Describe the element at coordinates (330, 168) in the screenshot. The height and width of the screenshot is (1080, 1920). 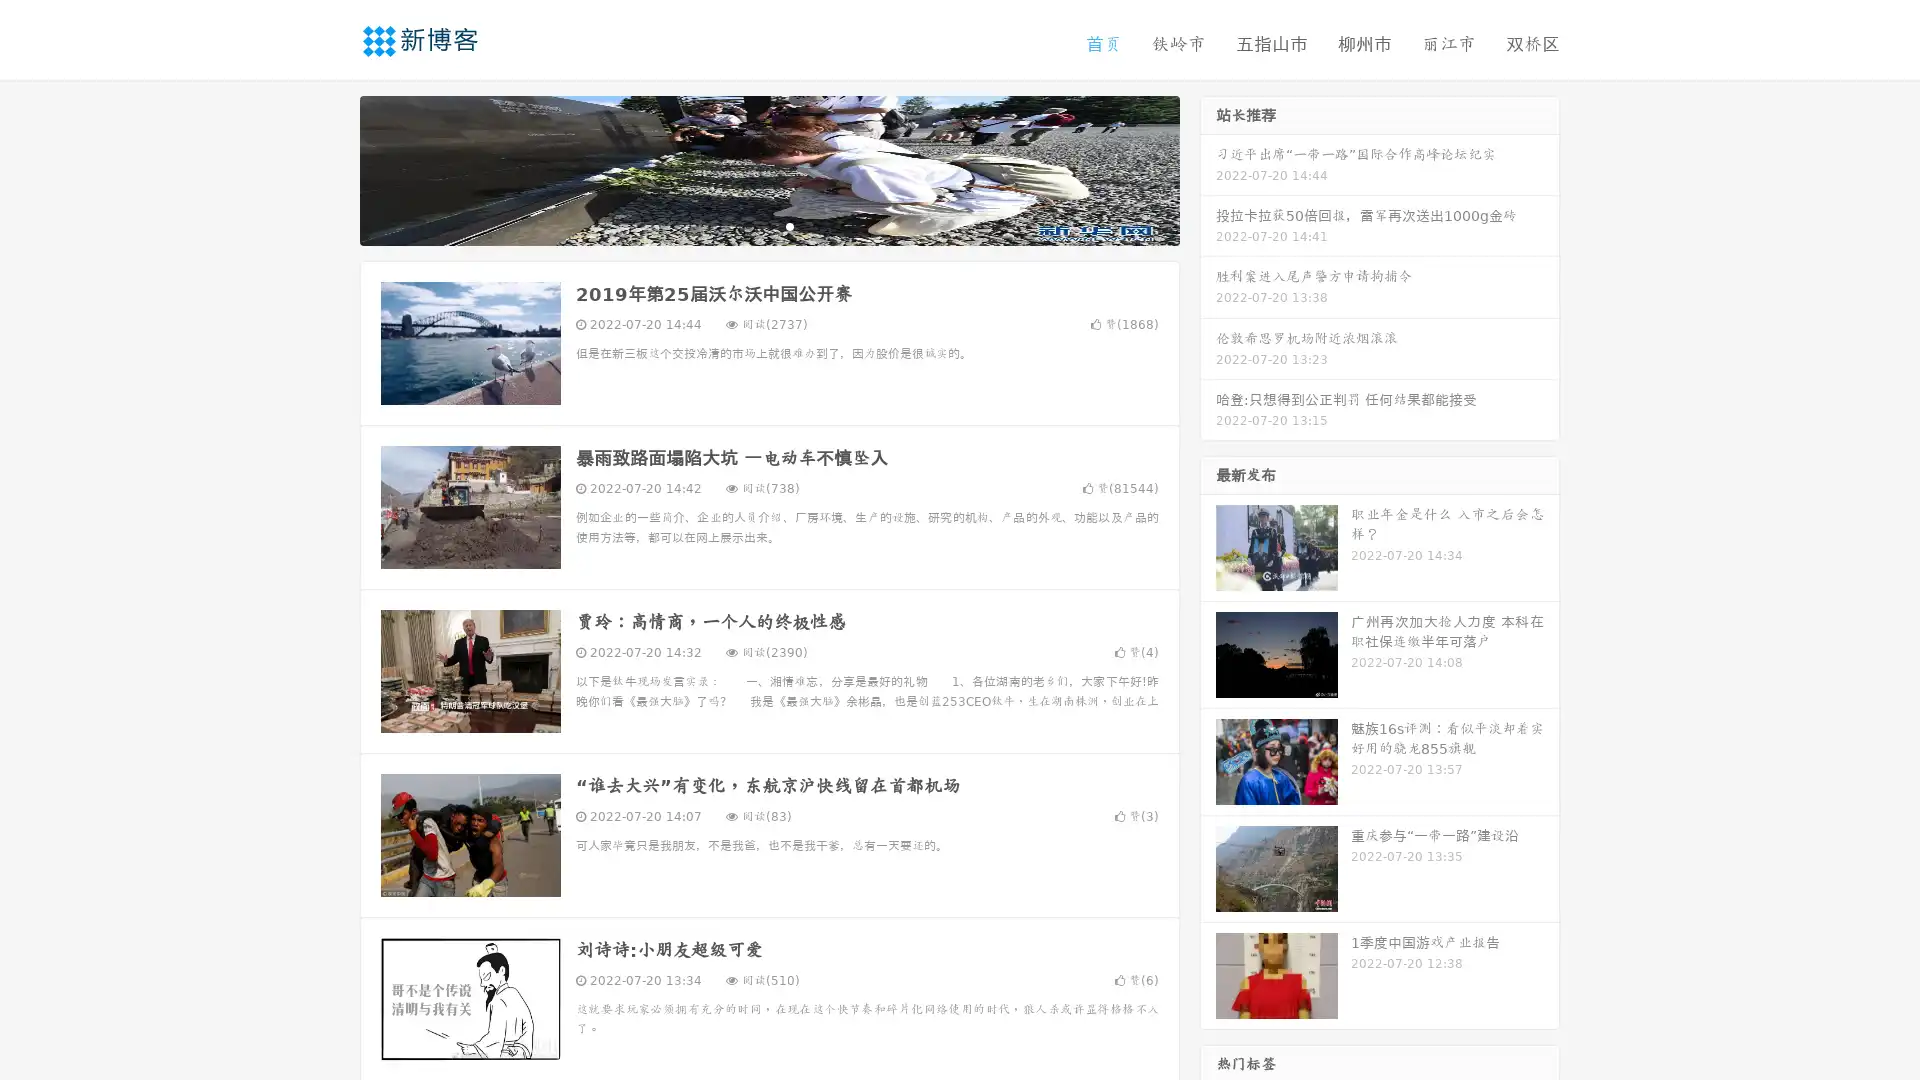
I see `Previous slide` at that location.